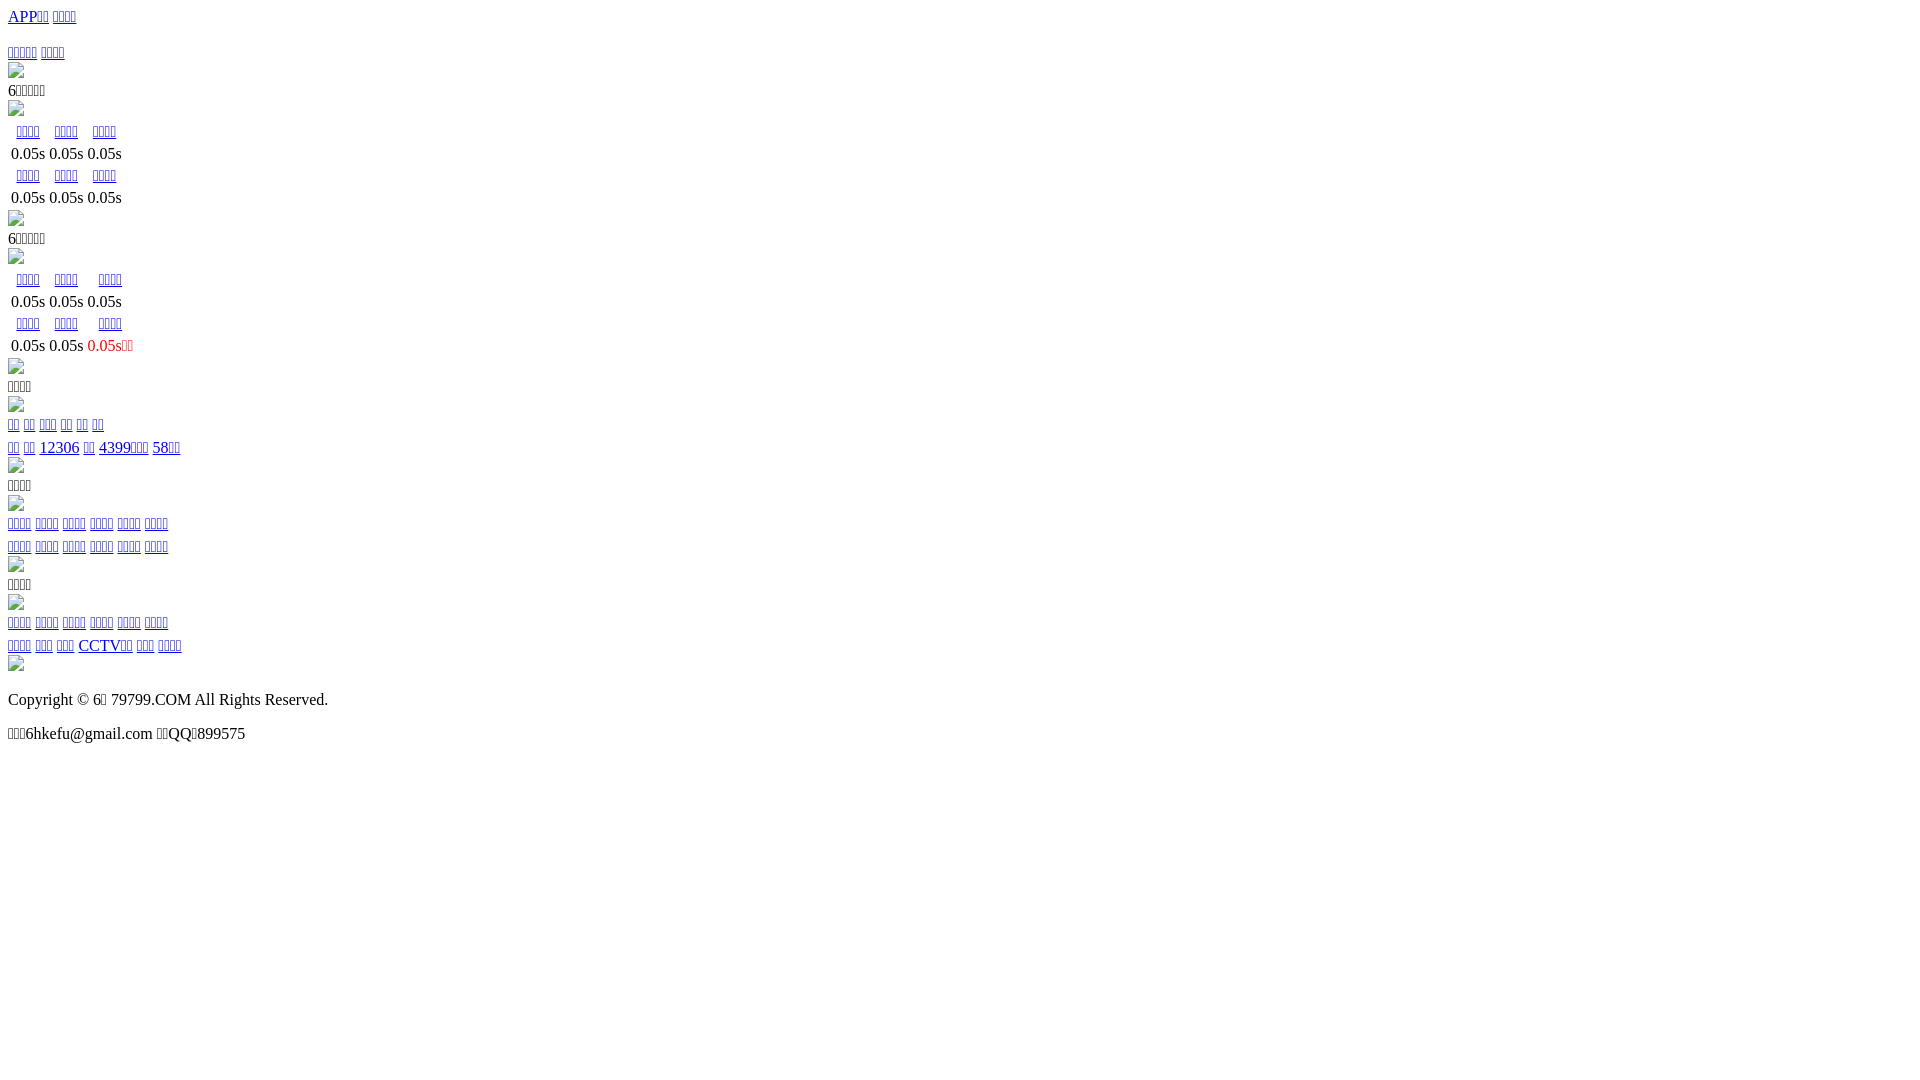 The image size is (1920, 1080). What do you see at coordinates (58, 446) in the screenshot?
I see `'12306'` at bounding box center [58, 446].